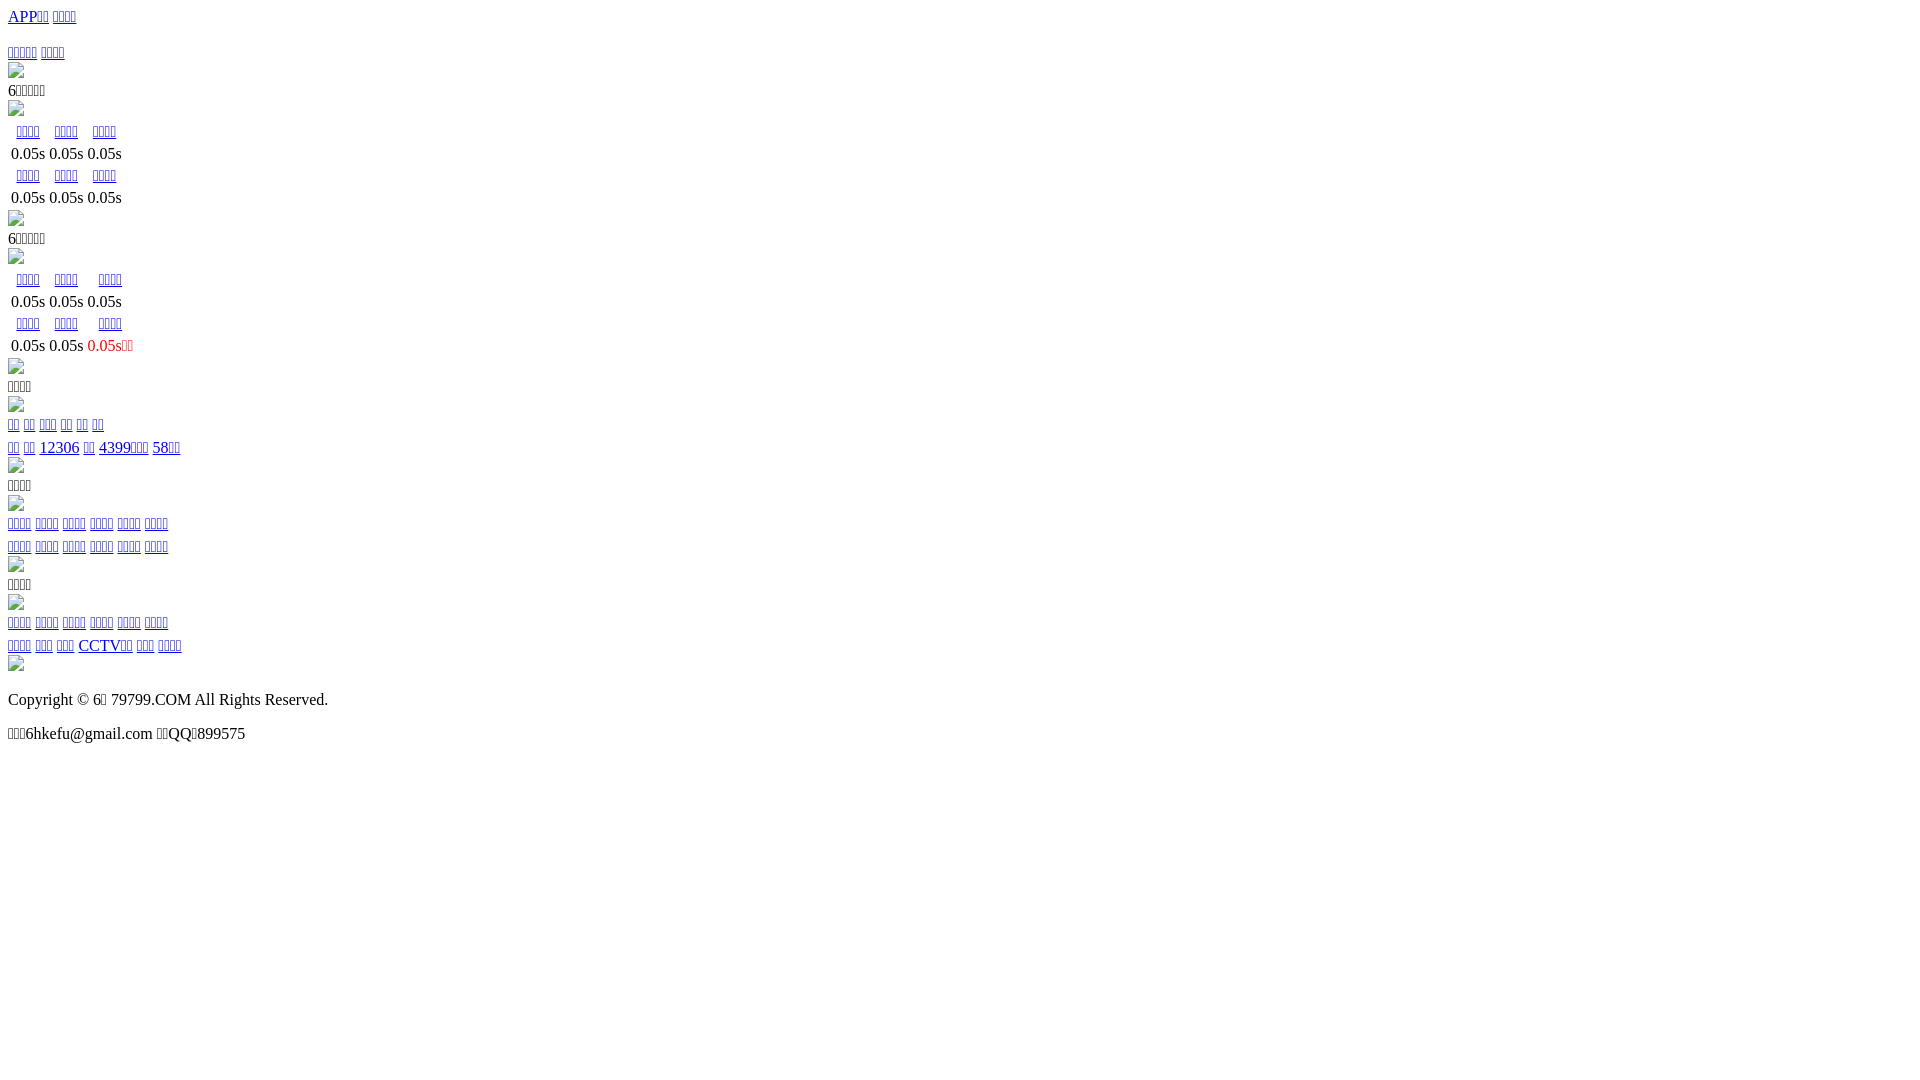 The image size is (1920, 1080). What do you see at coordinates (58, 446) in the screenshot?
I see `'12306'` at bounding box center [58, 446].